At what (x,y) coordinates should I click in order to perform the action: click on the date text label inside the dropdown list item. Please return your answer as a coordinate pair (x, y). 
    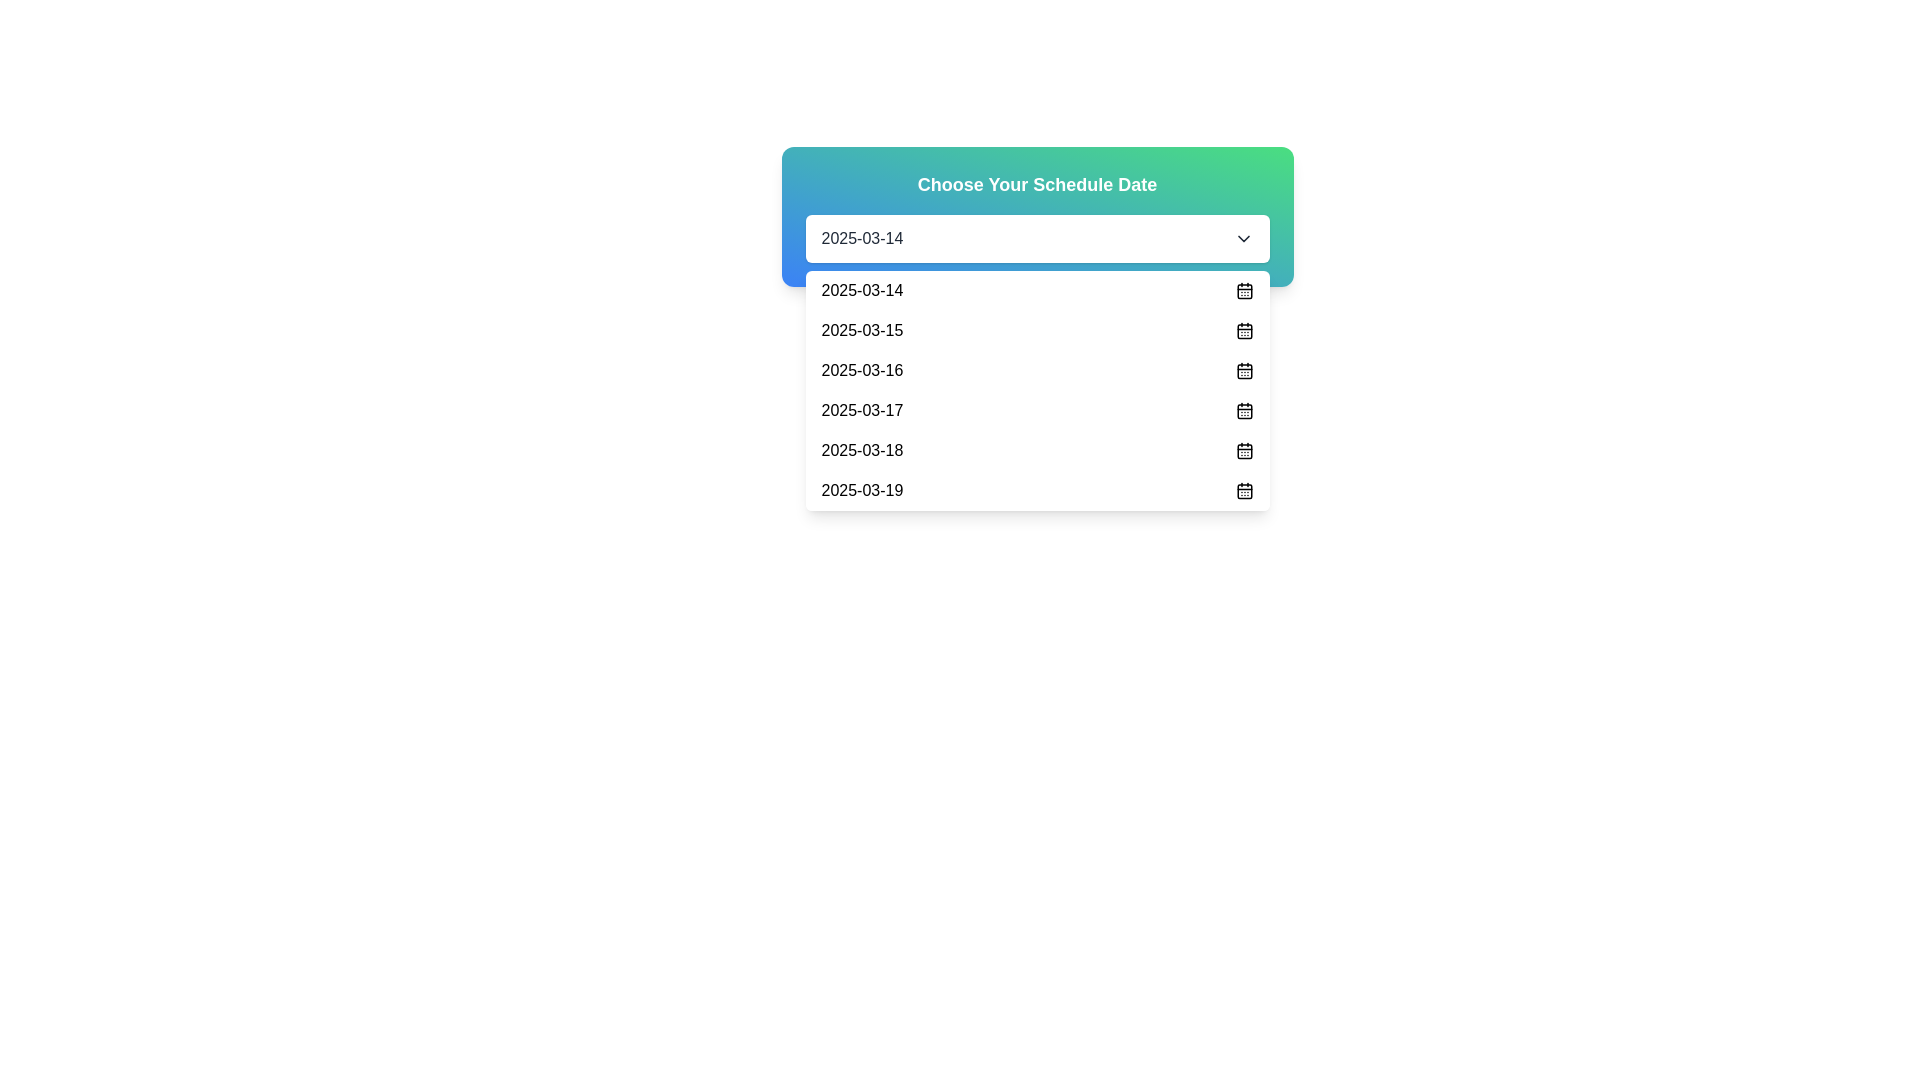
    Looking at the image, I should click on (862, 290).